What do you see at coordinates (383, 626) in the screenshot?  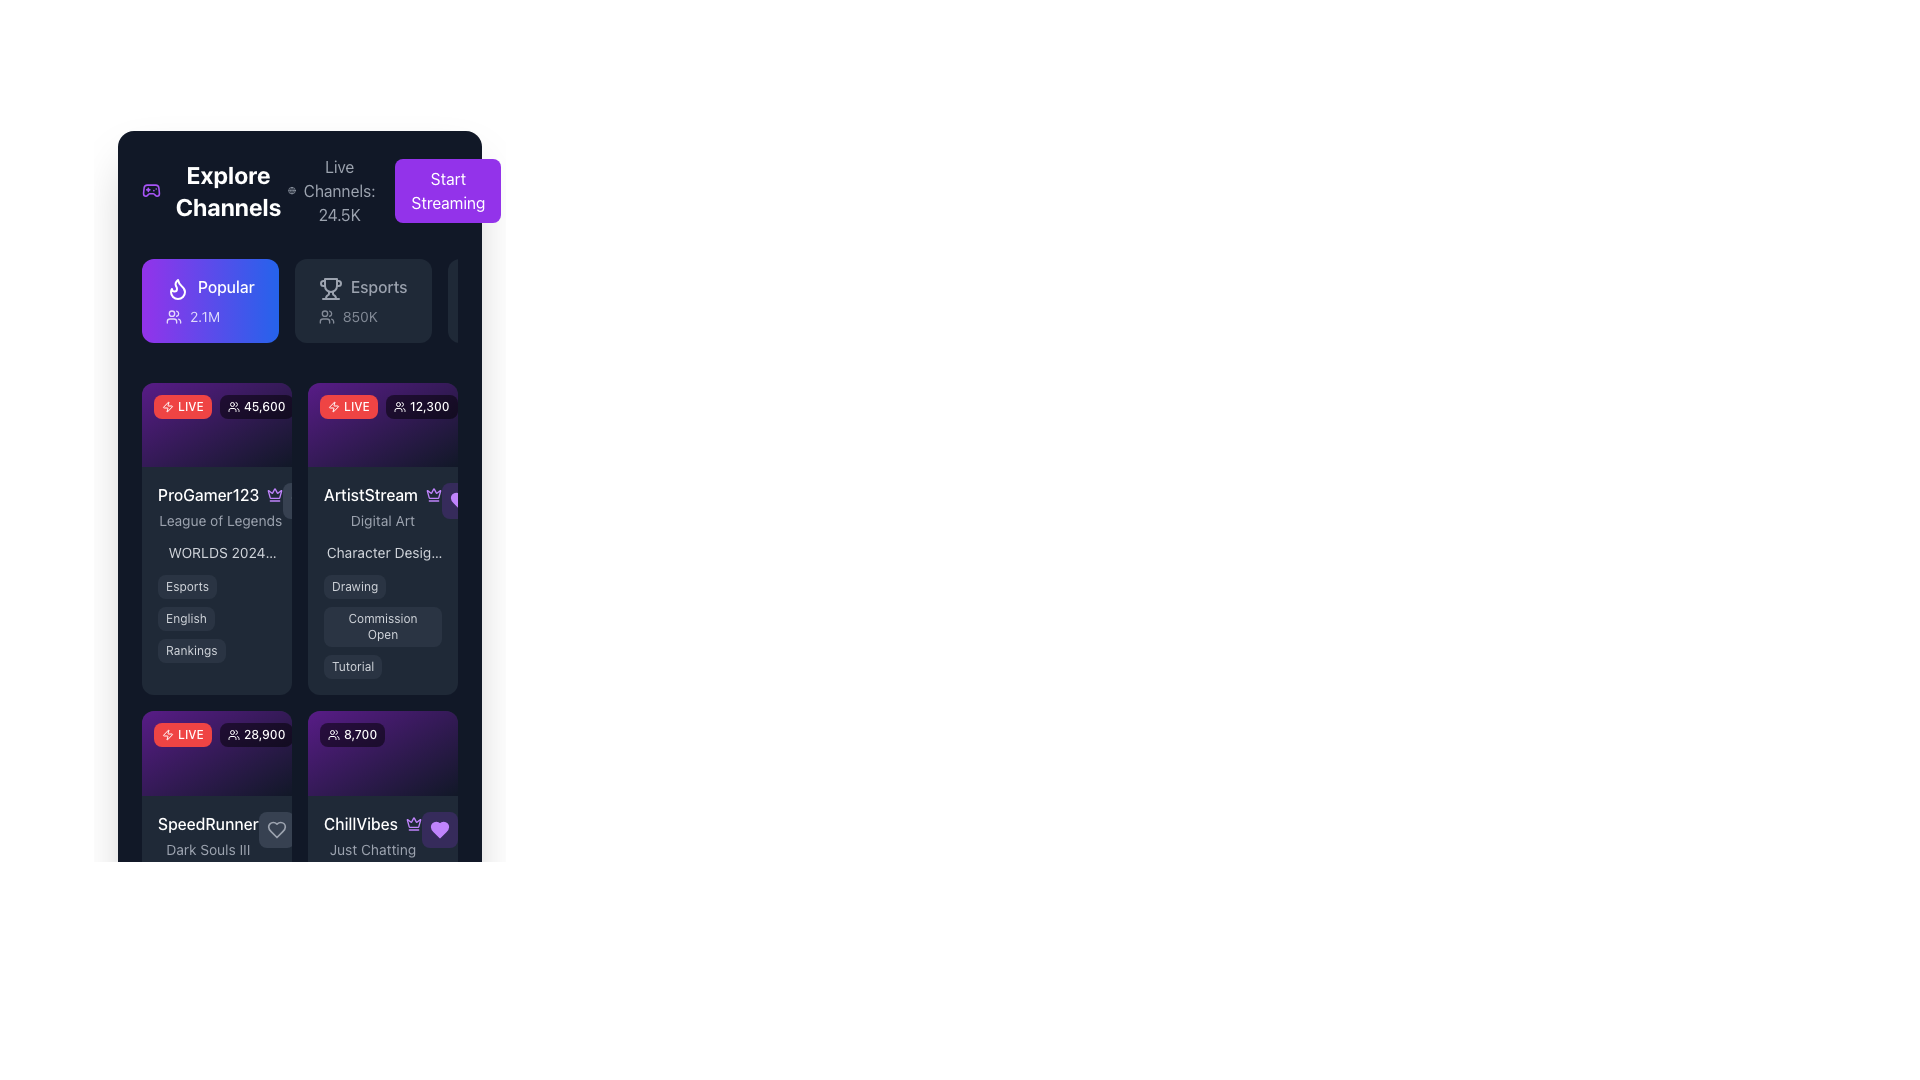 I see `the 'Commission Open' label, which is a small rectangular label with rounded corners, featuring a semi-transparent dark gray background and light gray text, located under the 'ArtistStream' heading in the 'Explore Channels' section` at bounding box center [383, 626].